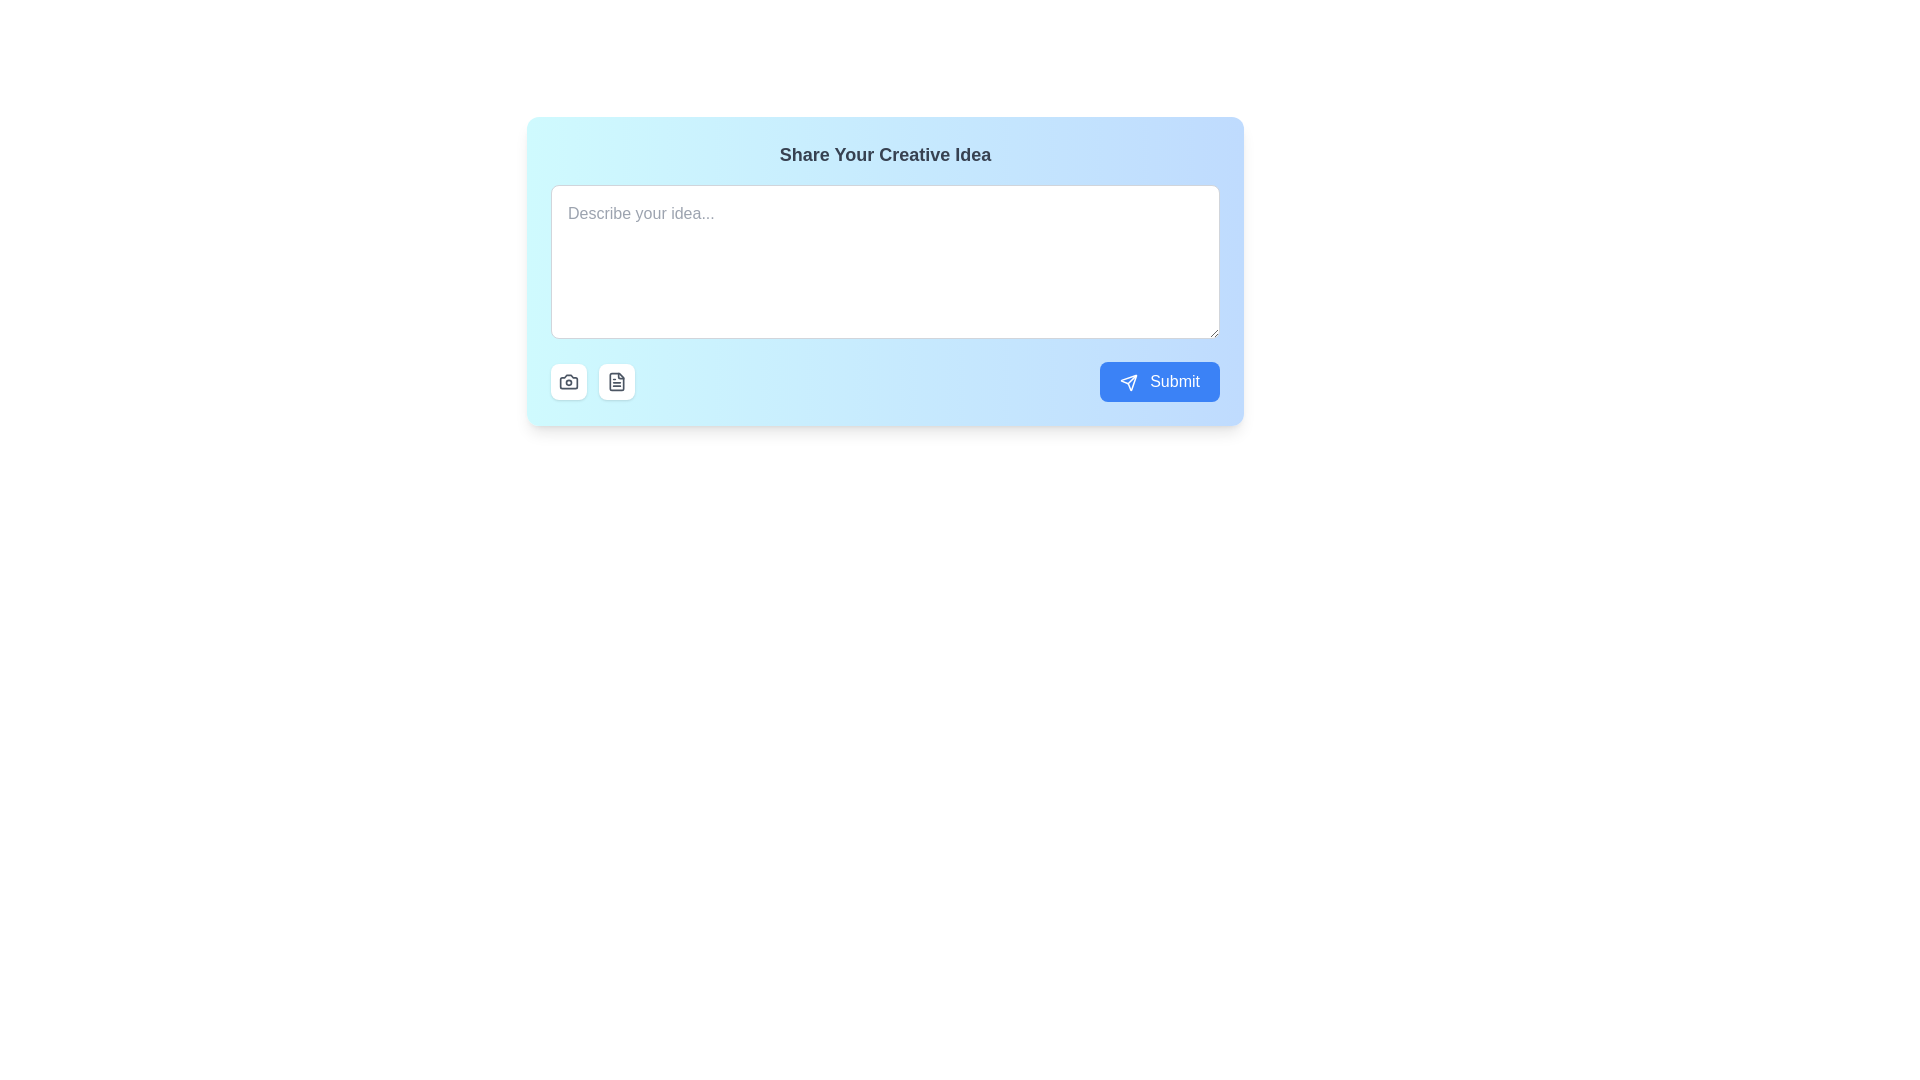 This screenshot has height=1080, width=1920. What do you see at coordinates (1128, 382) in the screenshot?
I see `the paper airplane icon located to the left of the 'Submit' text inside the blue button in the bottom-right corner of the card` at bounding box center [1128, 382].